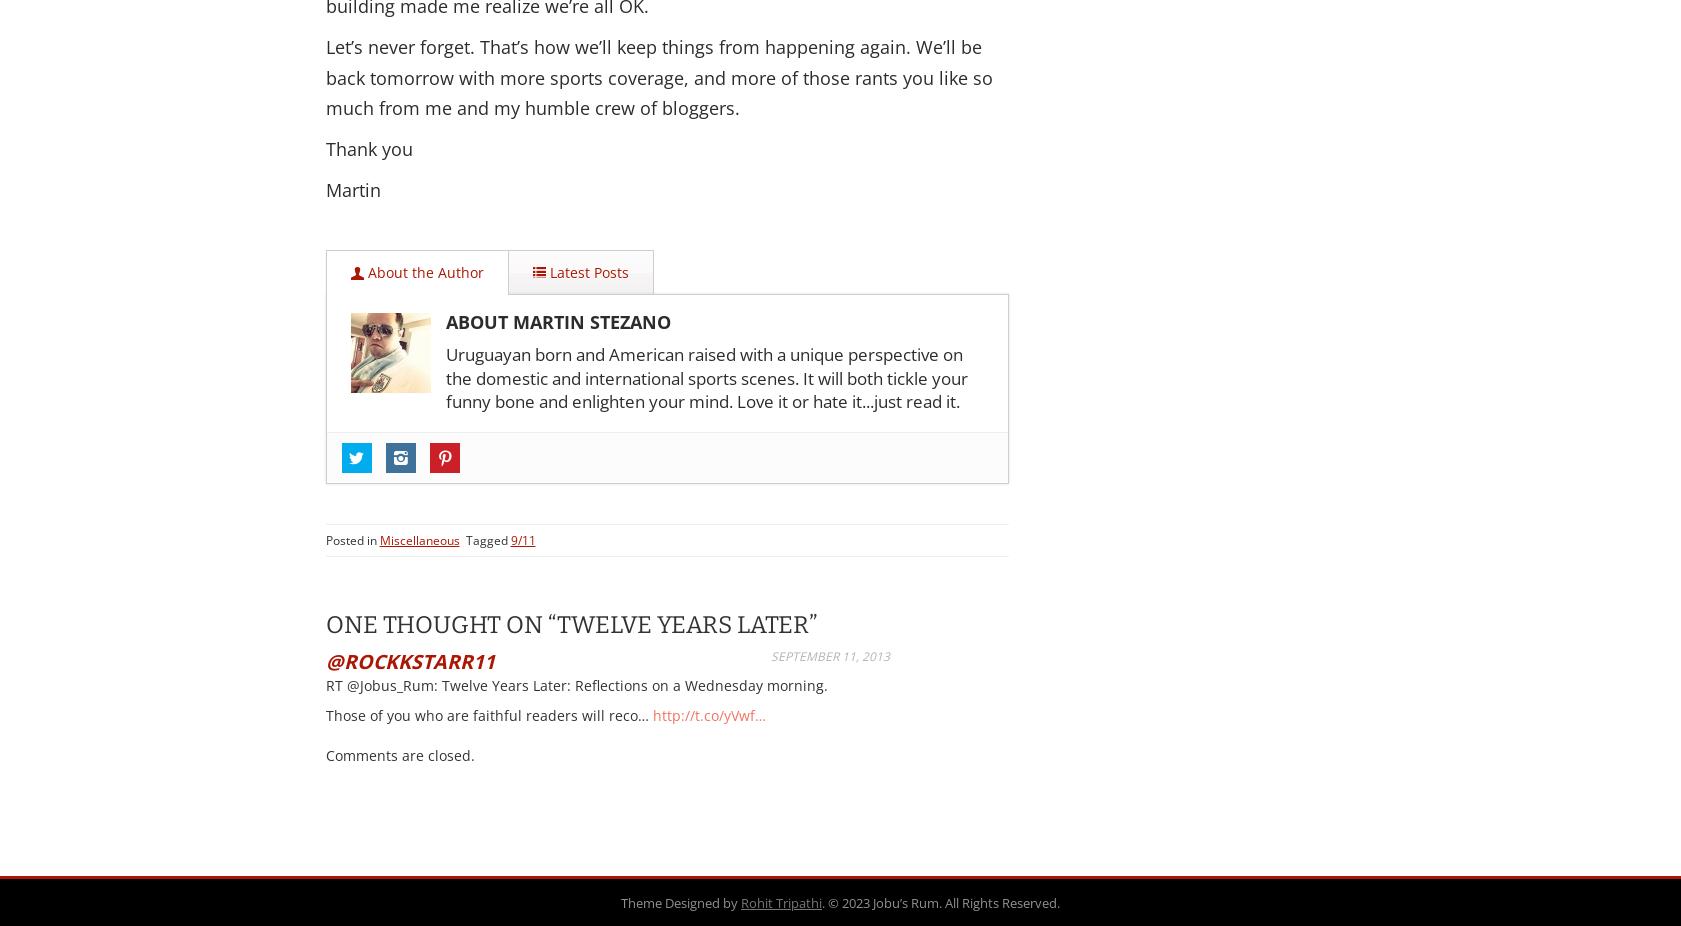 The height and width of the screenshot is (926, 1681). Describe the element at coordinates (657, 76) in the screenshot. I see `'Let’s never forget. That’s how we’ll keep things from happening again. We’ll be back tomorrow with more sports coverage, and more of those rants you like so much from me and my humble crew of bloggers.'` at that location.